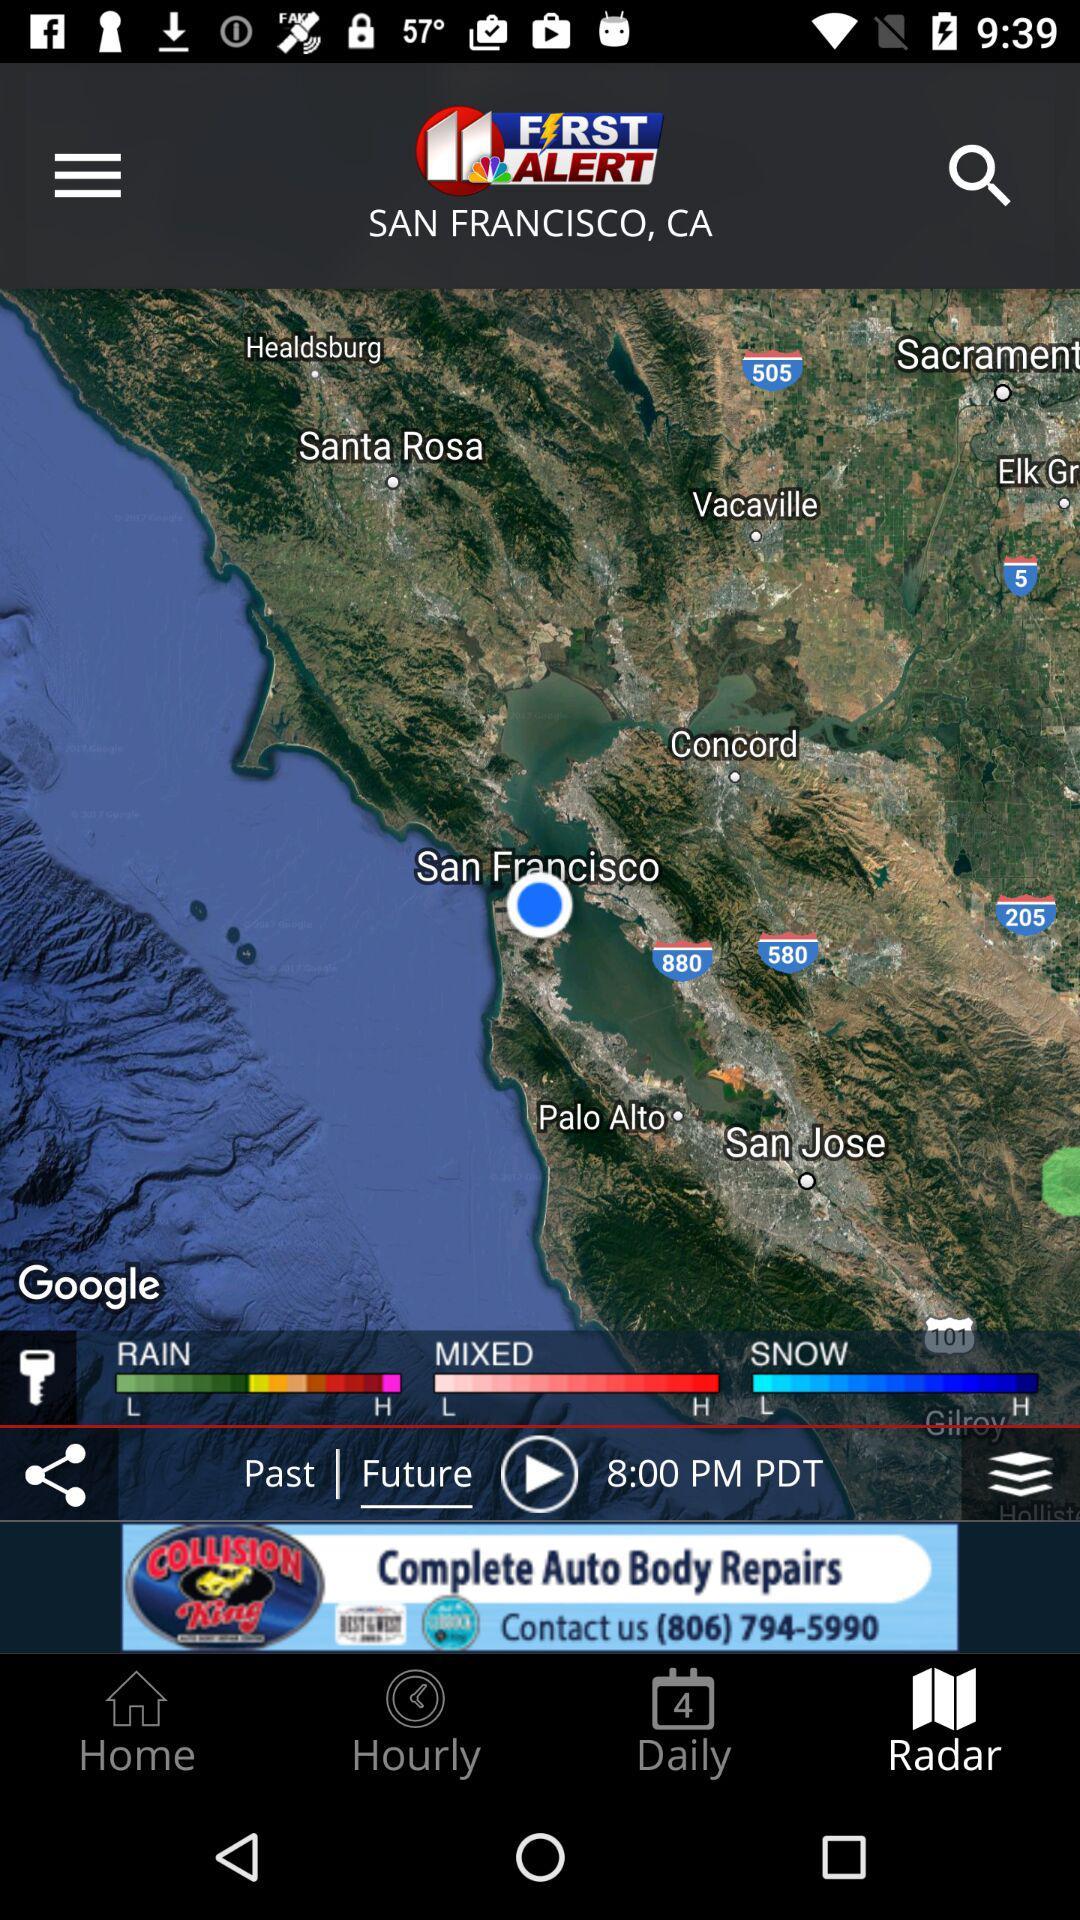  What do you see at coordinates (58, 1474) in the screenshot?
I see `the share icon` at bounding box center [58, 1474].